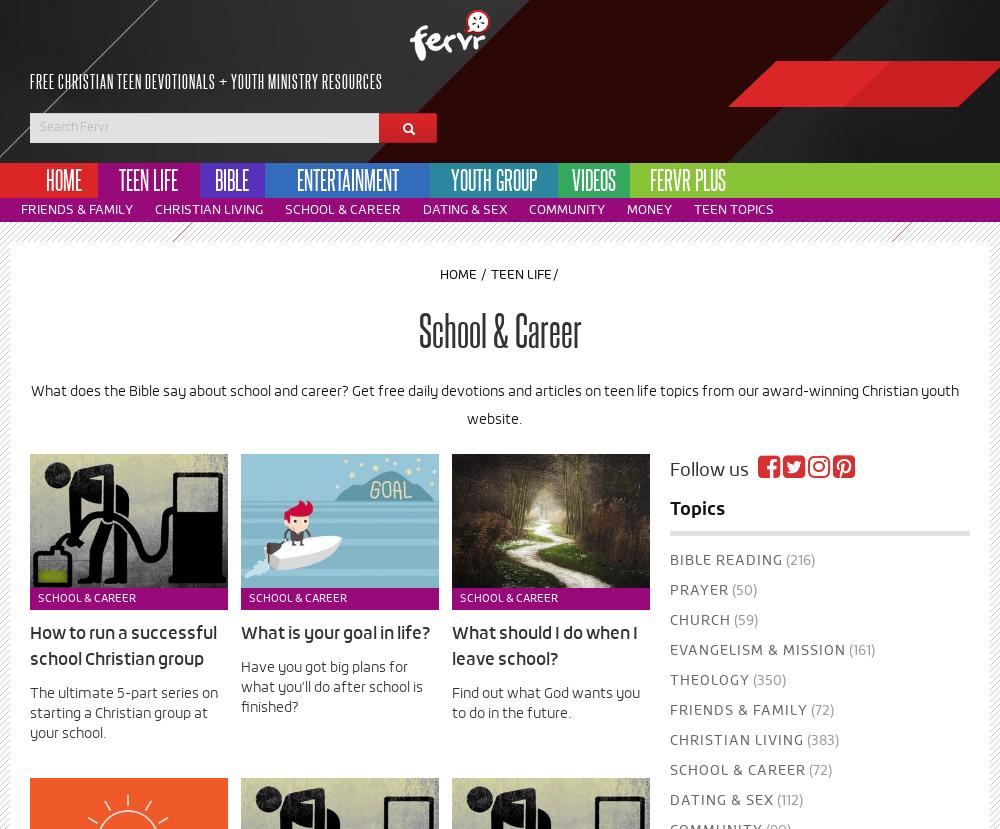  Describe the element at coordinates (669, 621) in the screenshot. I see `'Church'` at that location.